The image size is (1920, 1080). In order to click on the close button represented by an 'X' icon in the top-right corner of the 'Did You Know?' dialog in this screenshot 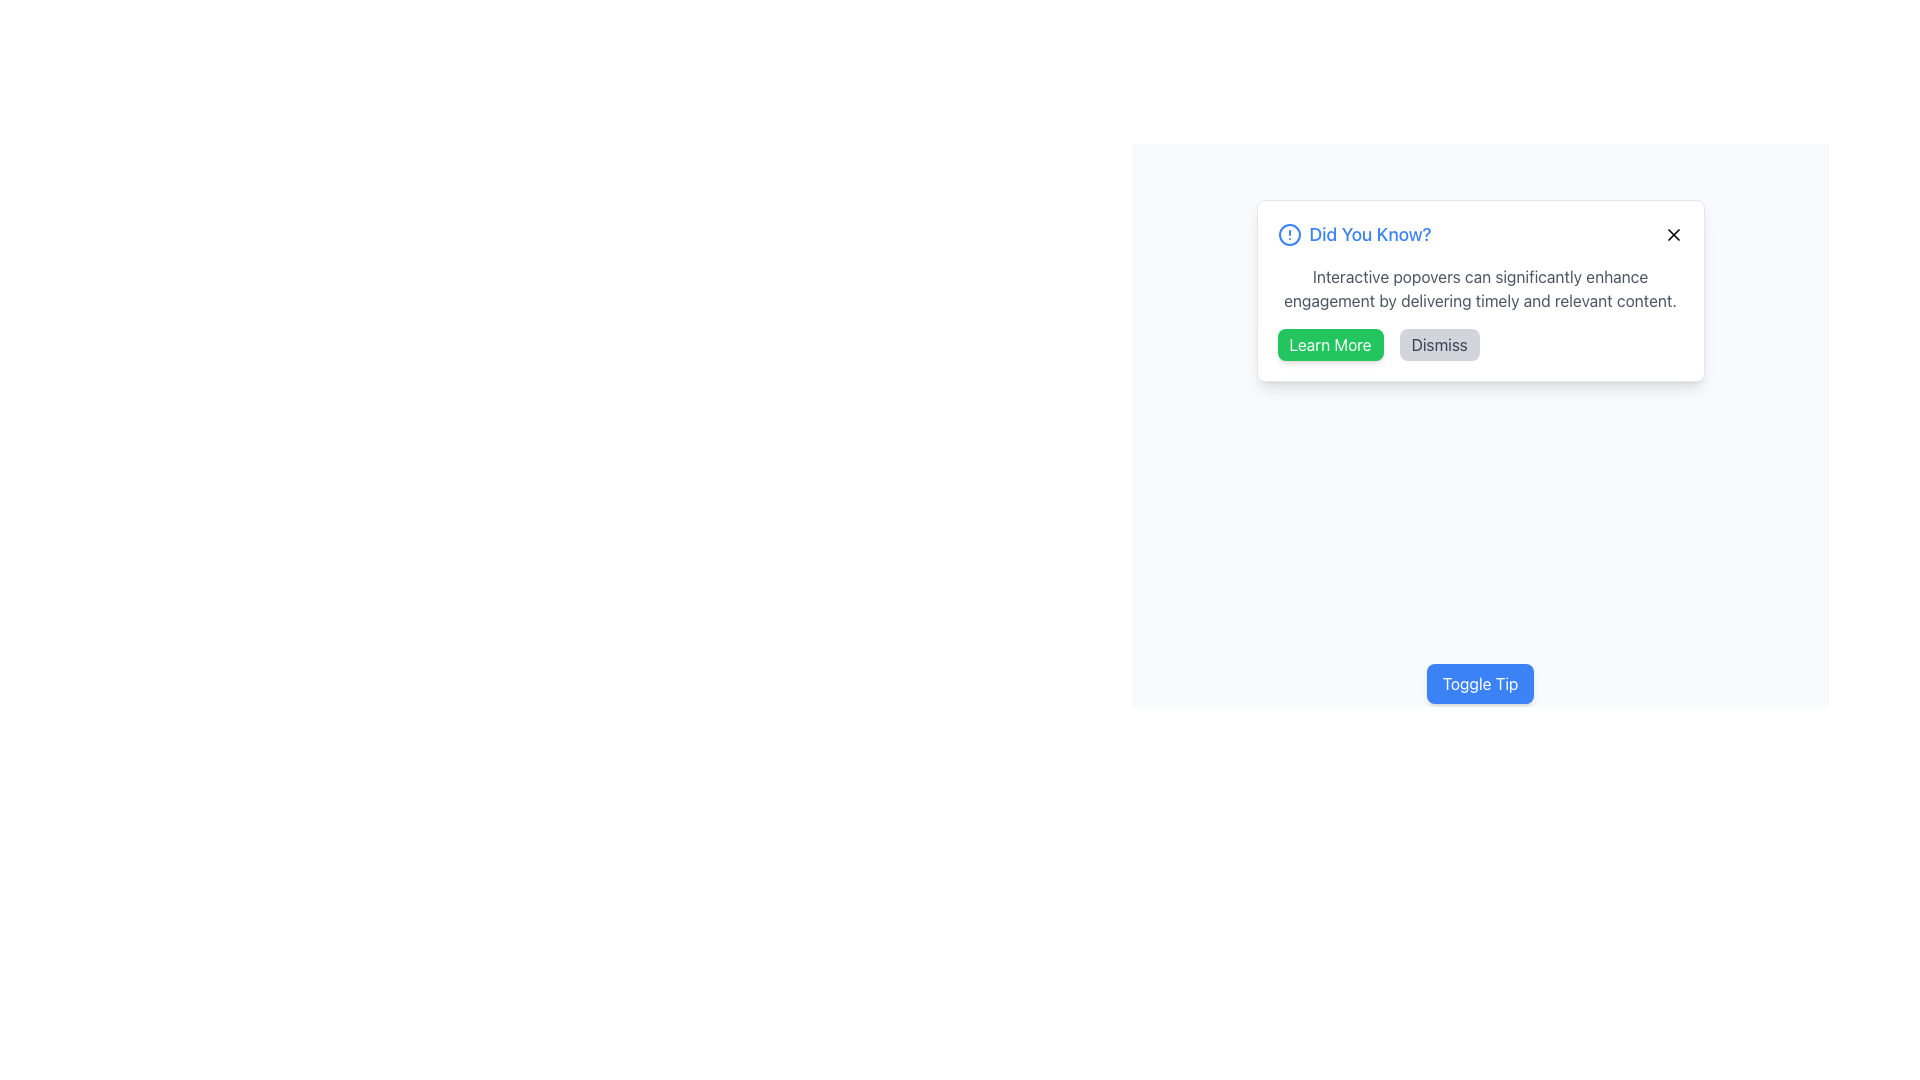, I will do `click(1673, 234)`.